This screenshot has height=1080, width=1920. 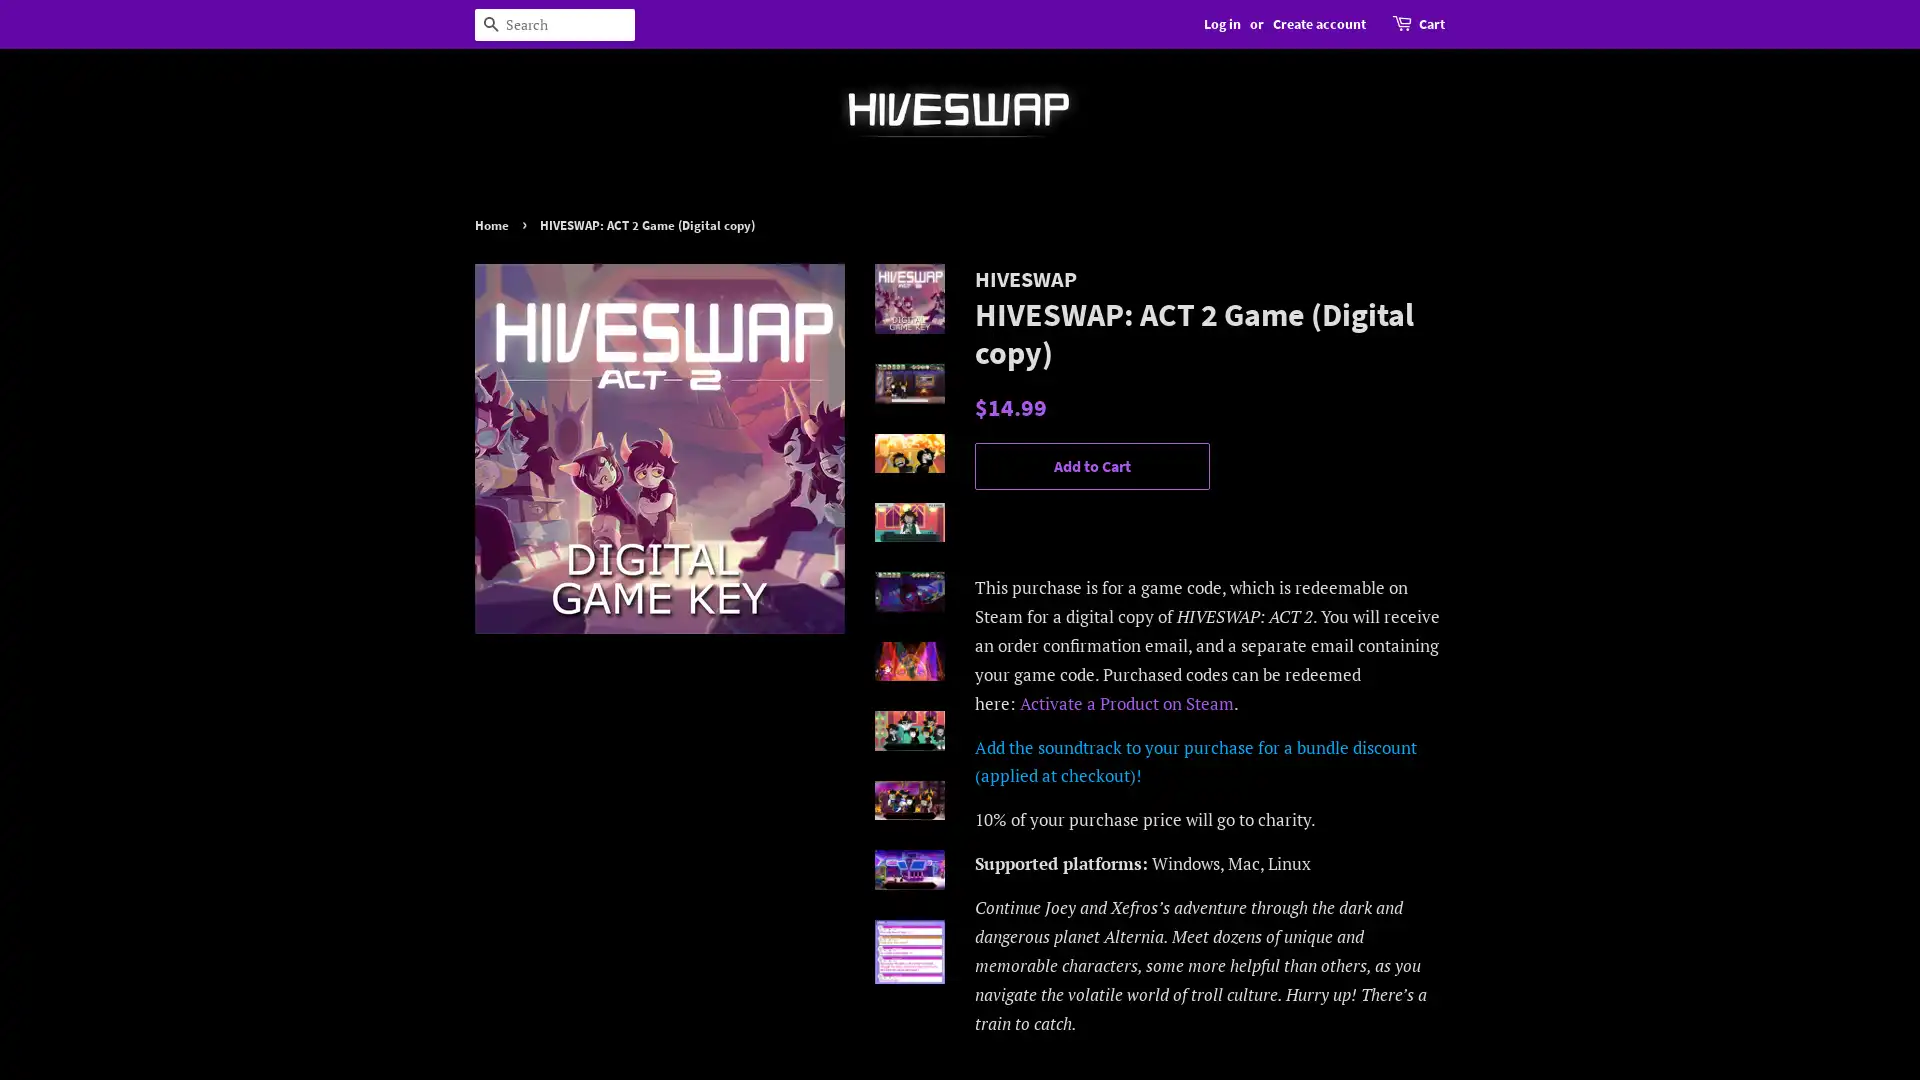 I want to click on Search, so click(x=490, y=24).